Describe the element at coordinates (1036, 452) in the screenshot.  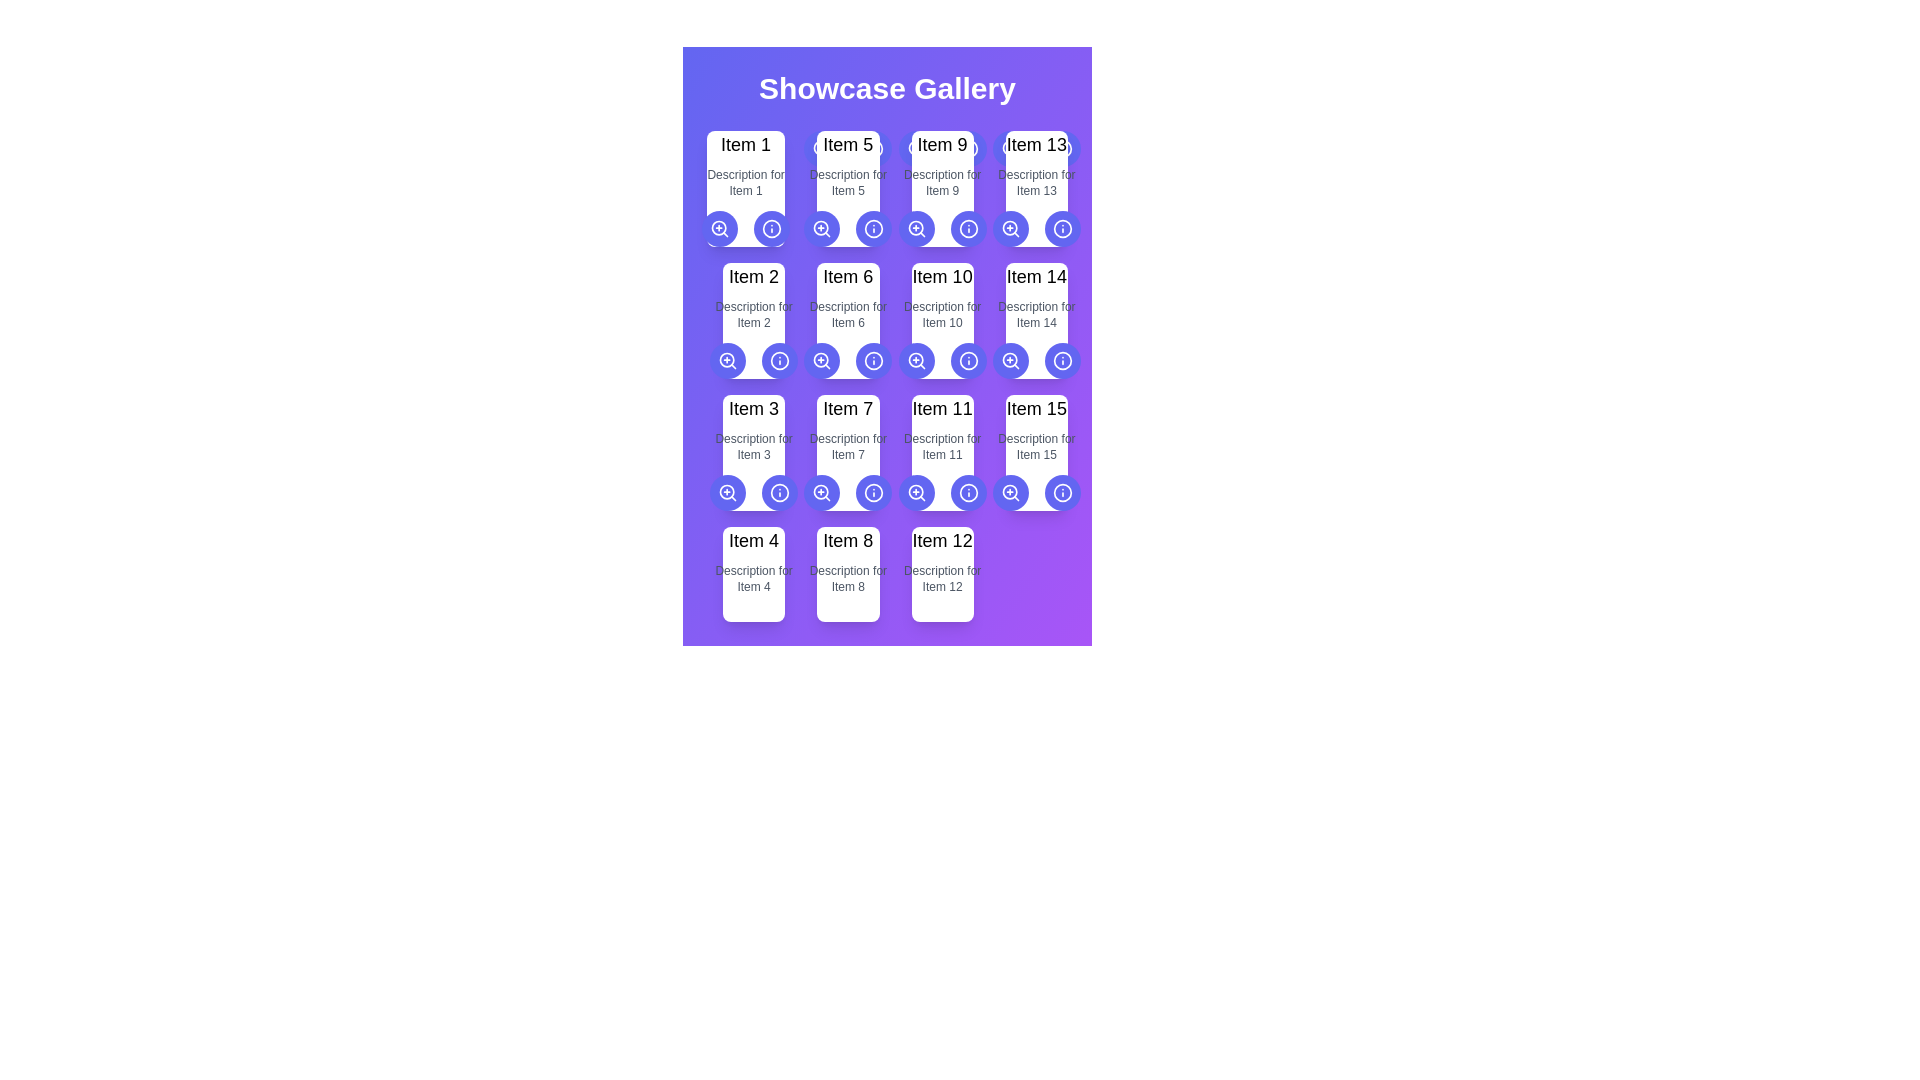
I see `the informational card displaying 'Item 15' located in the last column of the fourth row in the grid layout` at that location.